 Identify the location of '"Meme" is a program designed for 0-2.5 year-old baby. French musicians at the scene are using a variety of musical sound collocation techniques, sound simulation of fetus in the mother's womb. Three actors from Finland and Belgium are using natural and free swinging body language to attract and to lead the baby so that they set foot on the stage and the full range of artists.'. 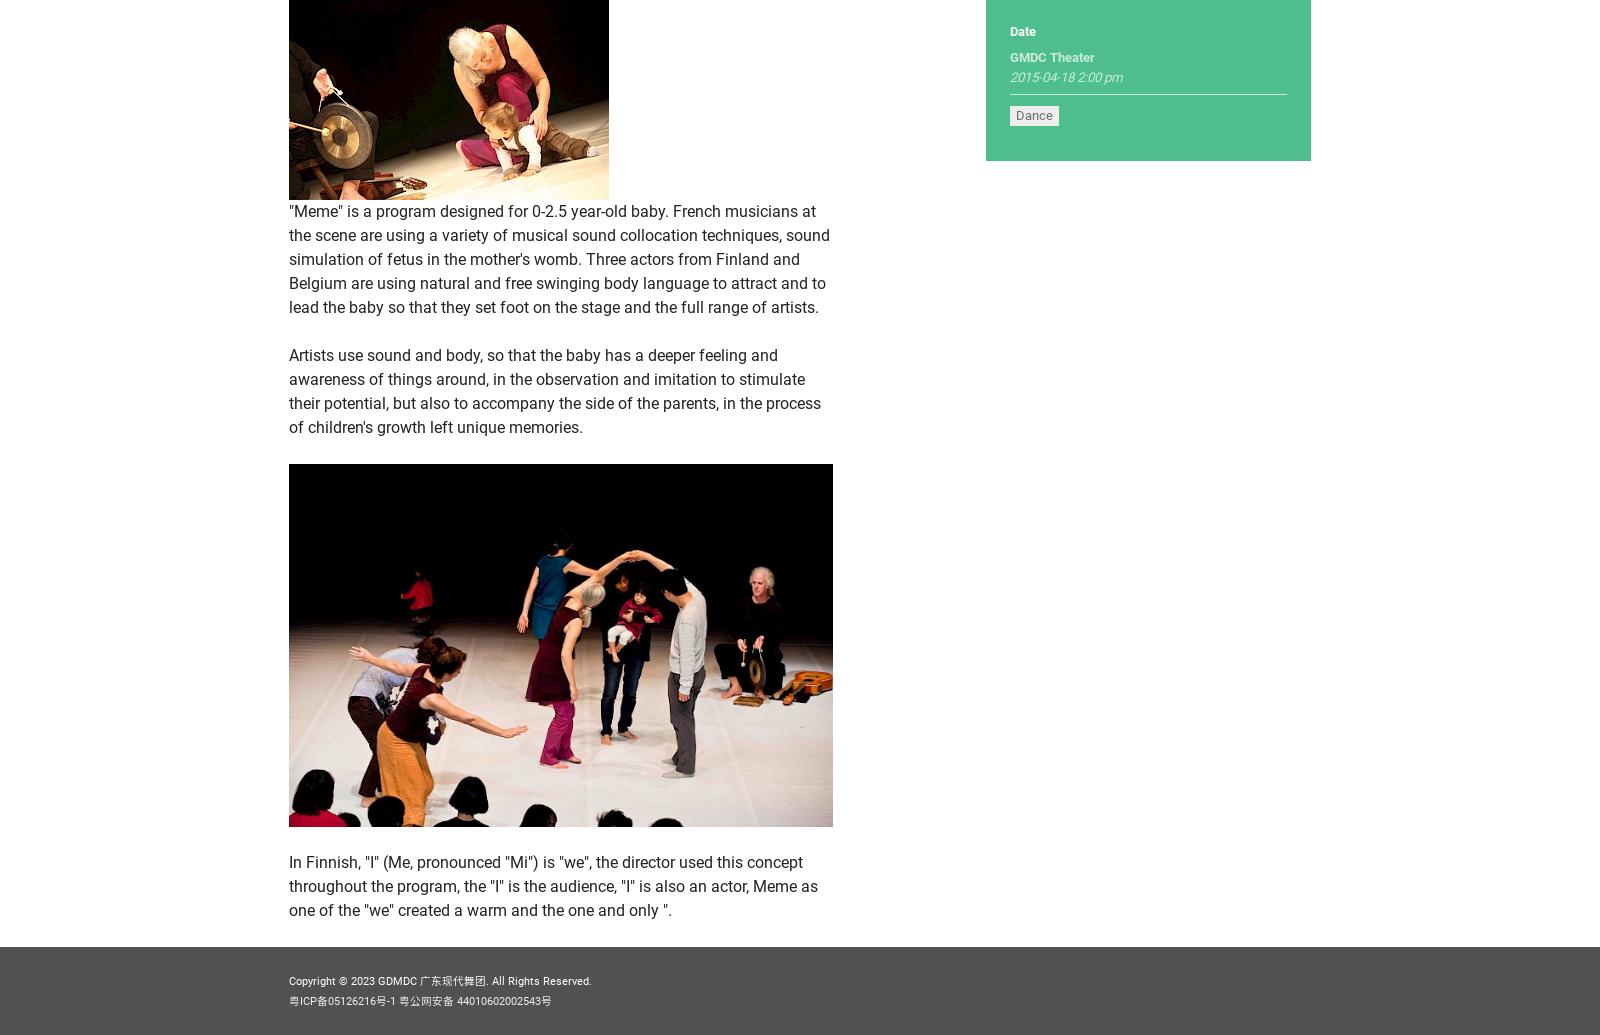
(288, 259).